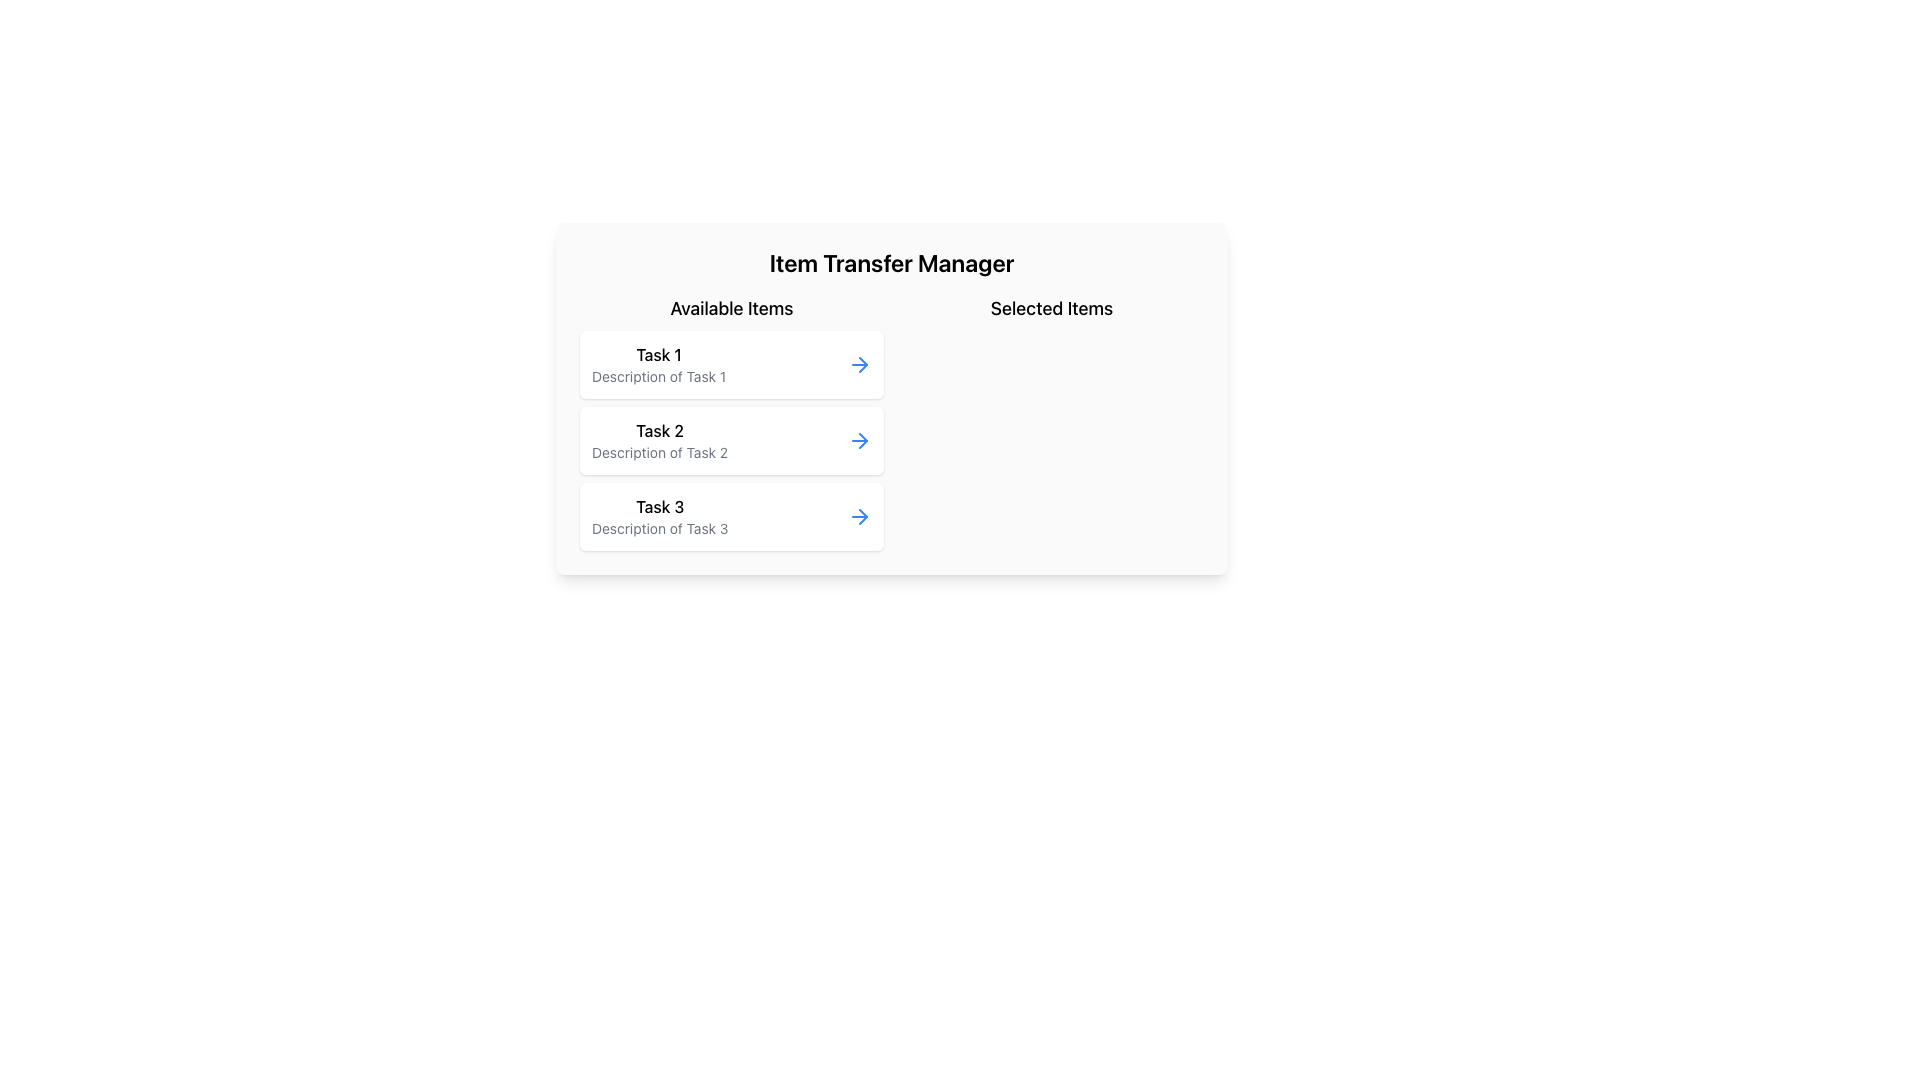 The image size is (1920, 1080). Describe the element at coordinates (1050, 422) in the screenshot. I see `the rectangular section titled 'Selected Items', located on the right side of the 'Available Items' section` at that location.